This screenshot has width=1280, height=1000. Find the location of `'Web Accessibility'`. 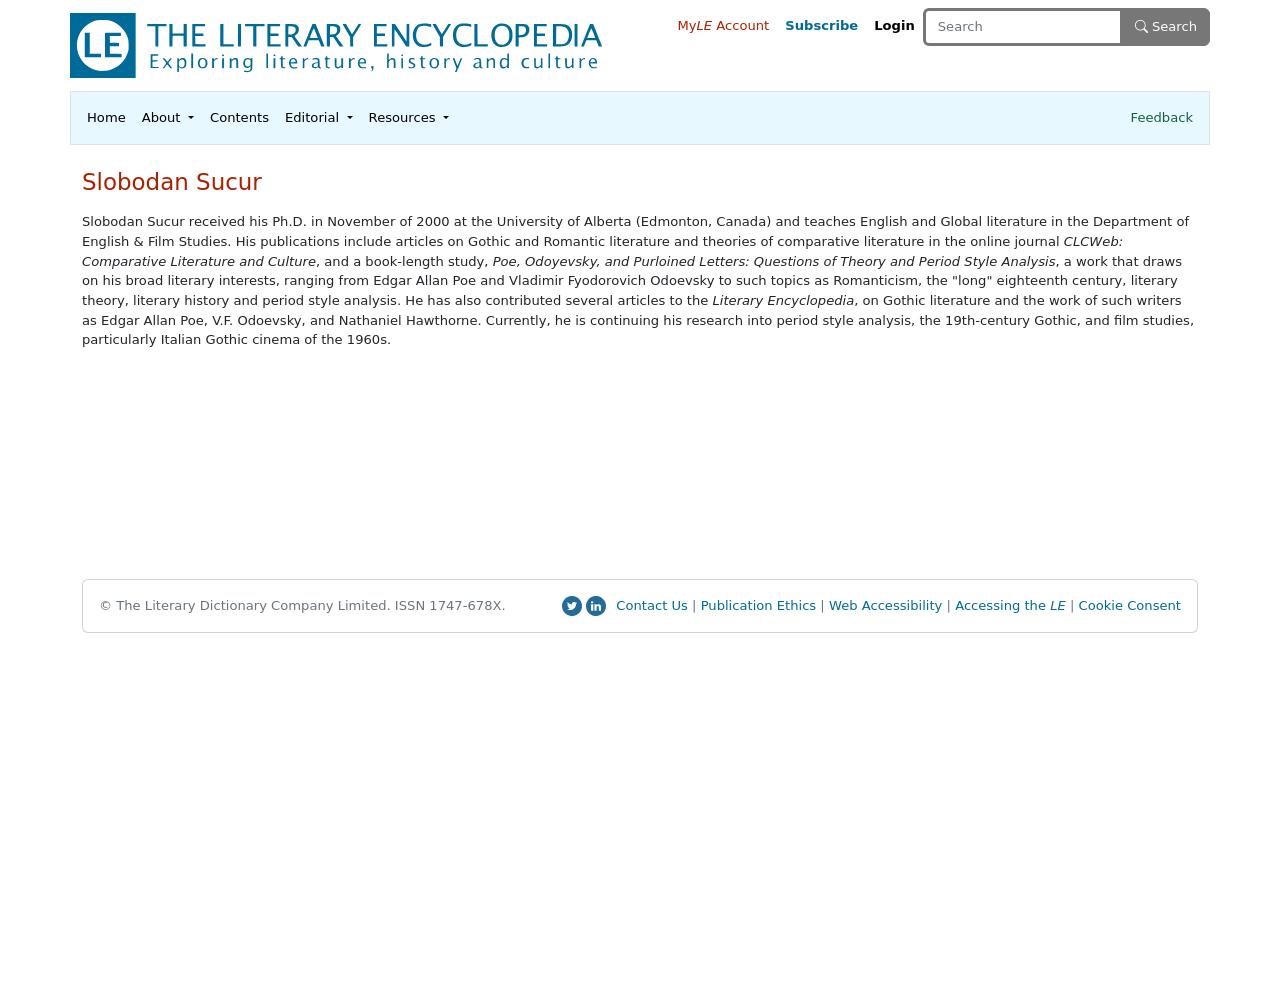

'Web Accessibility' is located at coordinates (883, 603).